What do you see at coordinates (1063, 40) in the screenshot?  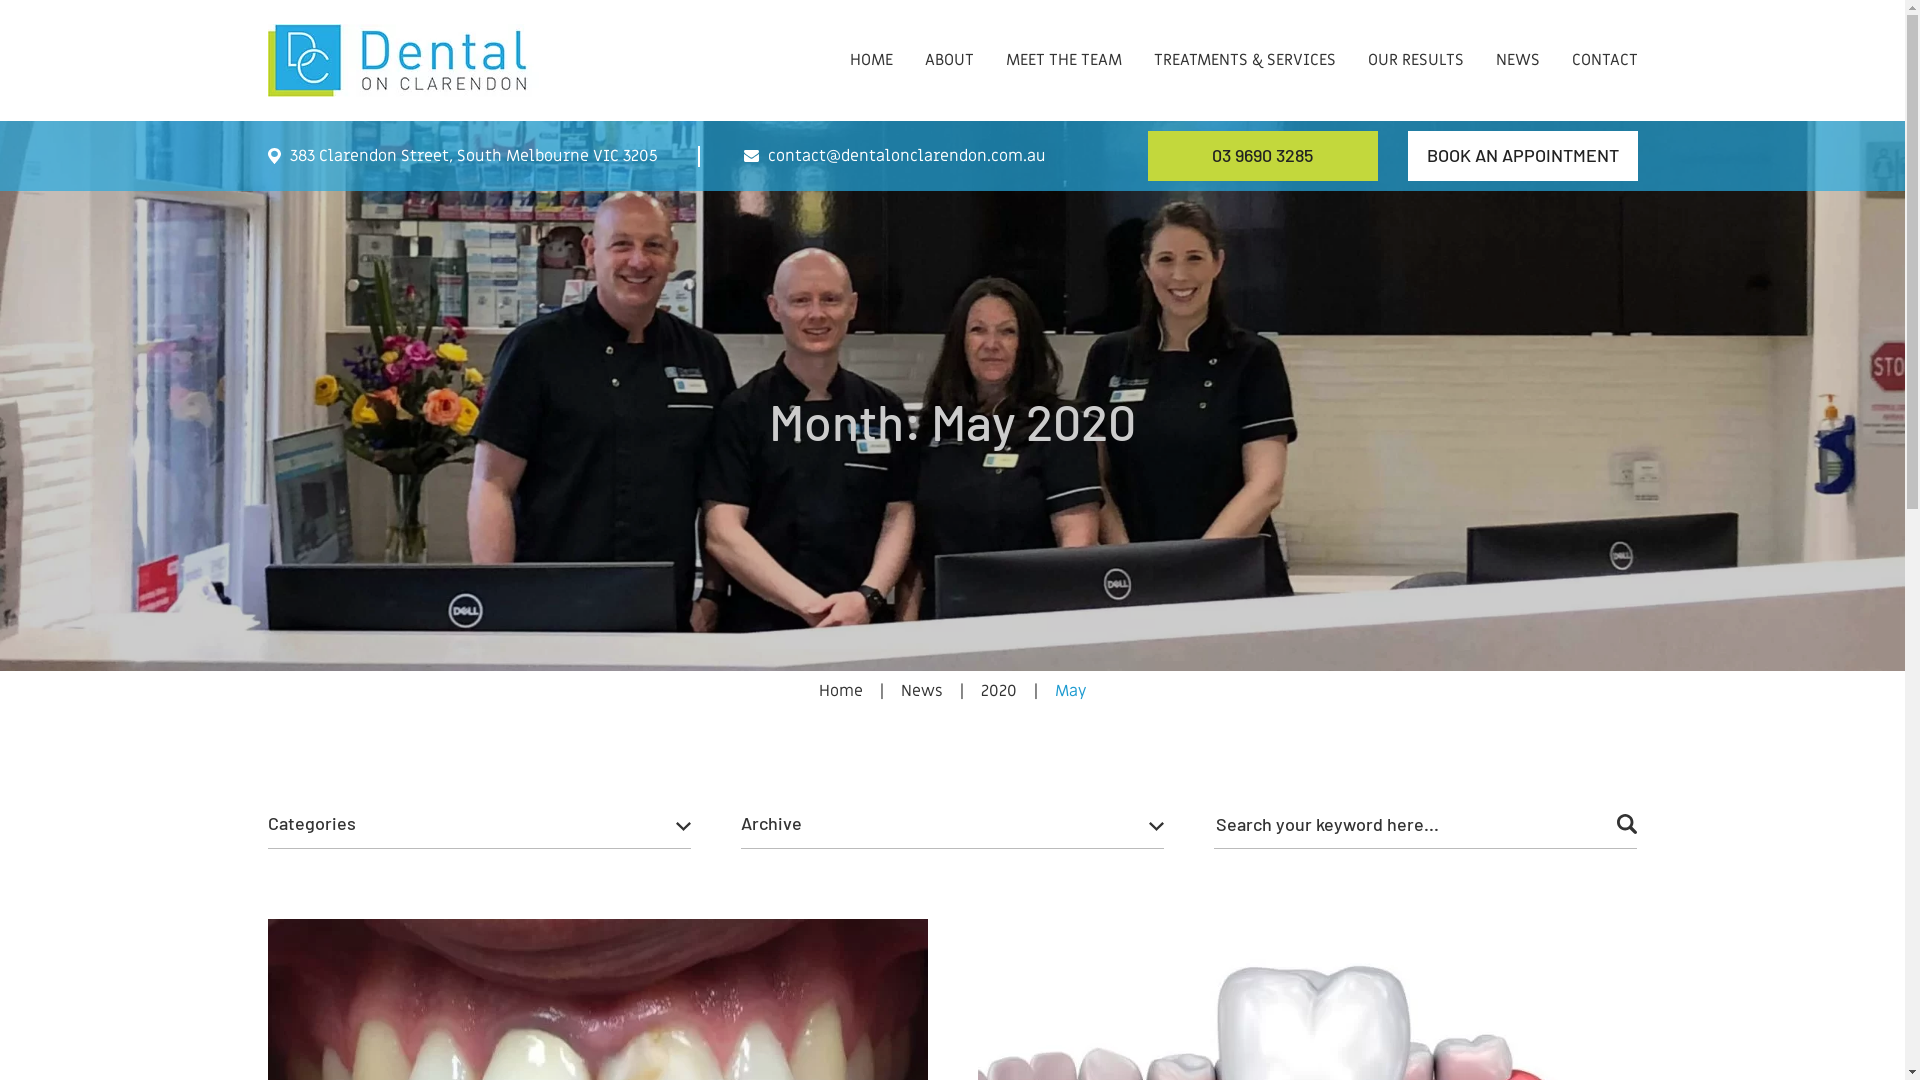 I see `'MEET THE TEAM'` at bounding box center [1063, 40].